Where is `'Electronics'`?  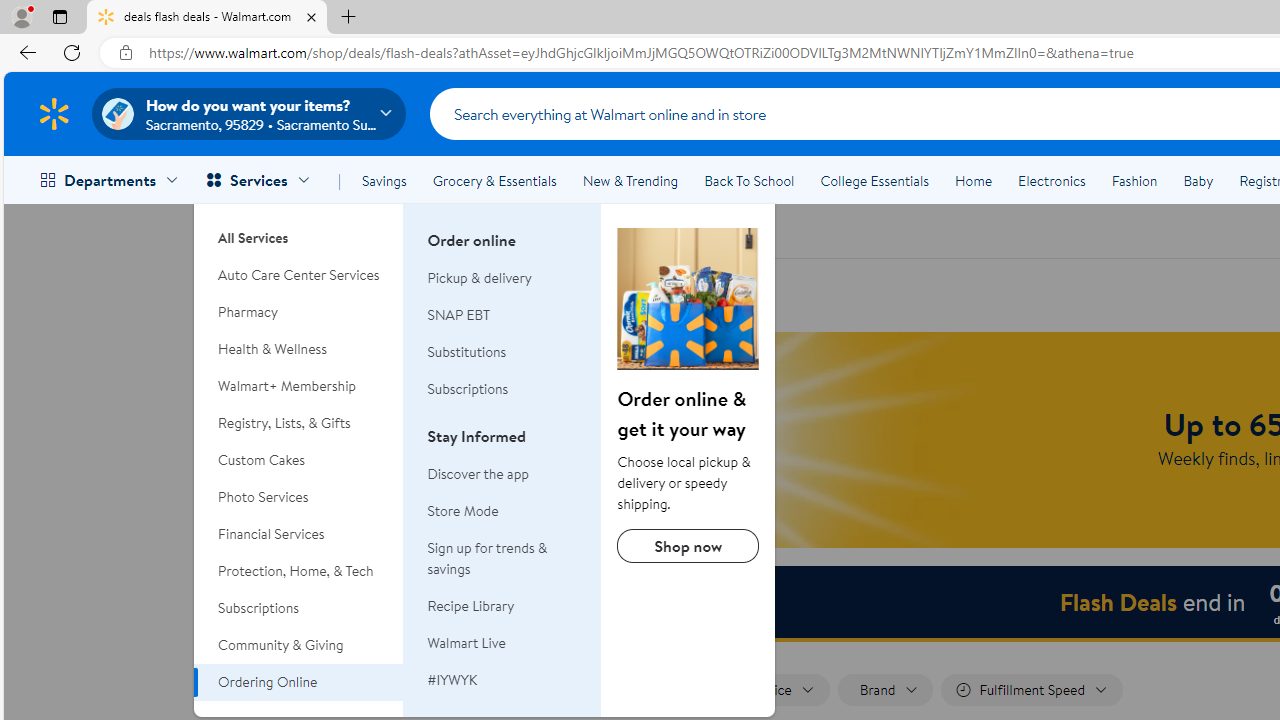 'Electronics' is located at coordinates (1050, 181).